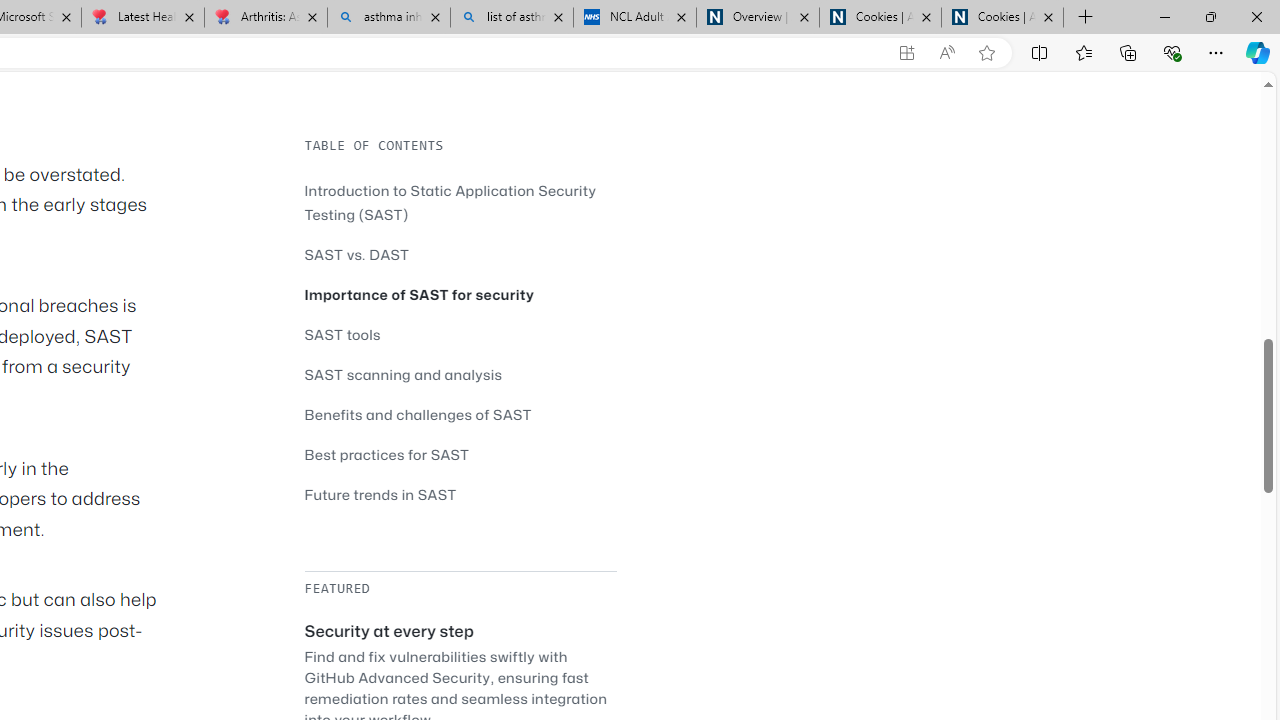  What do you see at coordinates (459, 202) in the screenshot?
I see `'Introduction to Static Application Security Testing (SAST)'` at bounding box center [459, 202].